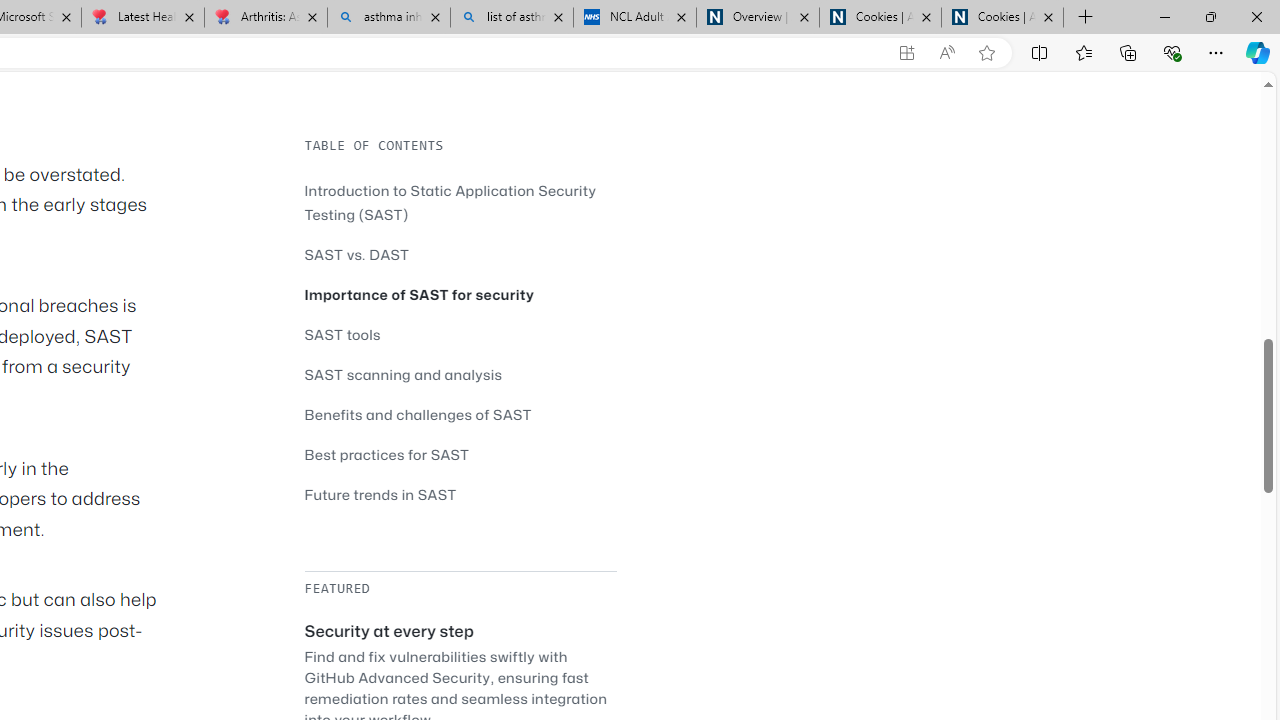  What do you see at coordinates (459, 202) in the screenshot?
I see `'Introduction to Static Application Security Testing (SAST)'` at bounding box center [459, 202].